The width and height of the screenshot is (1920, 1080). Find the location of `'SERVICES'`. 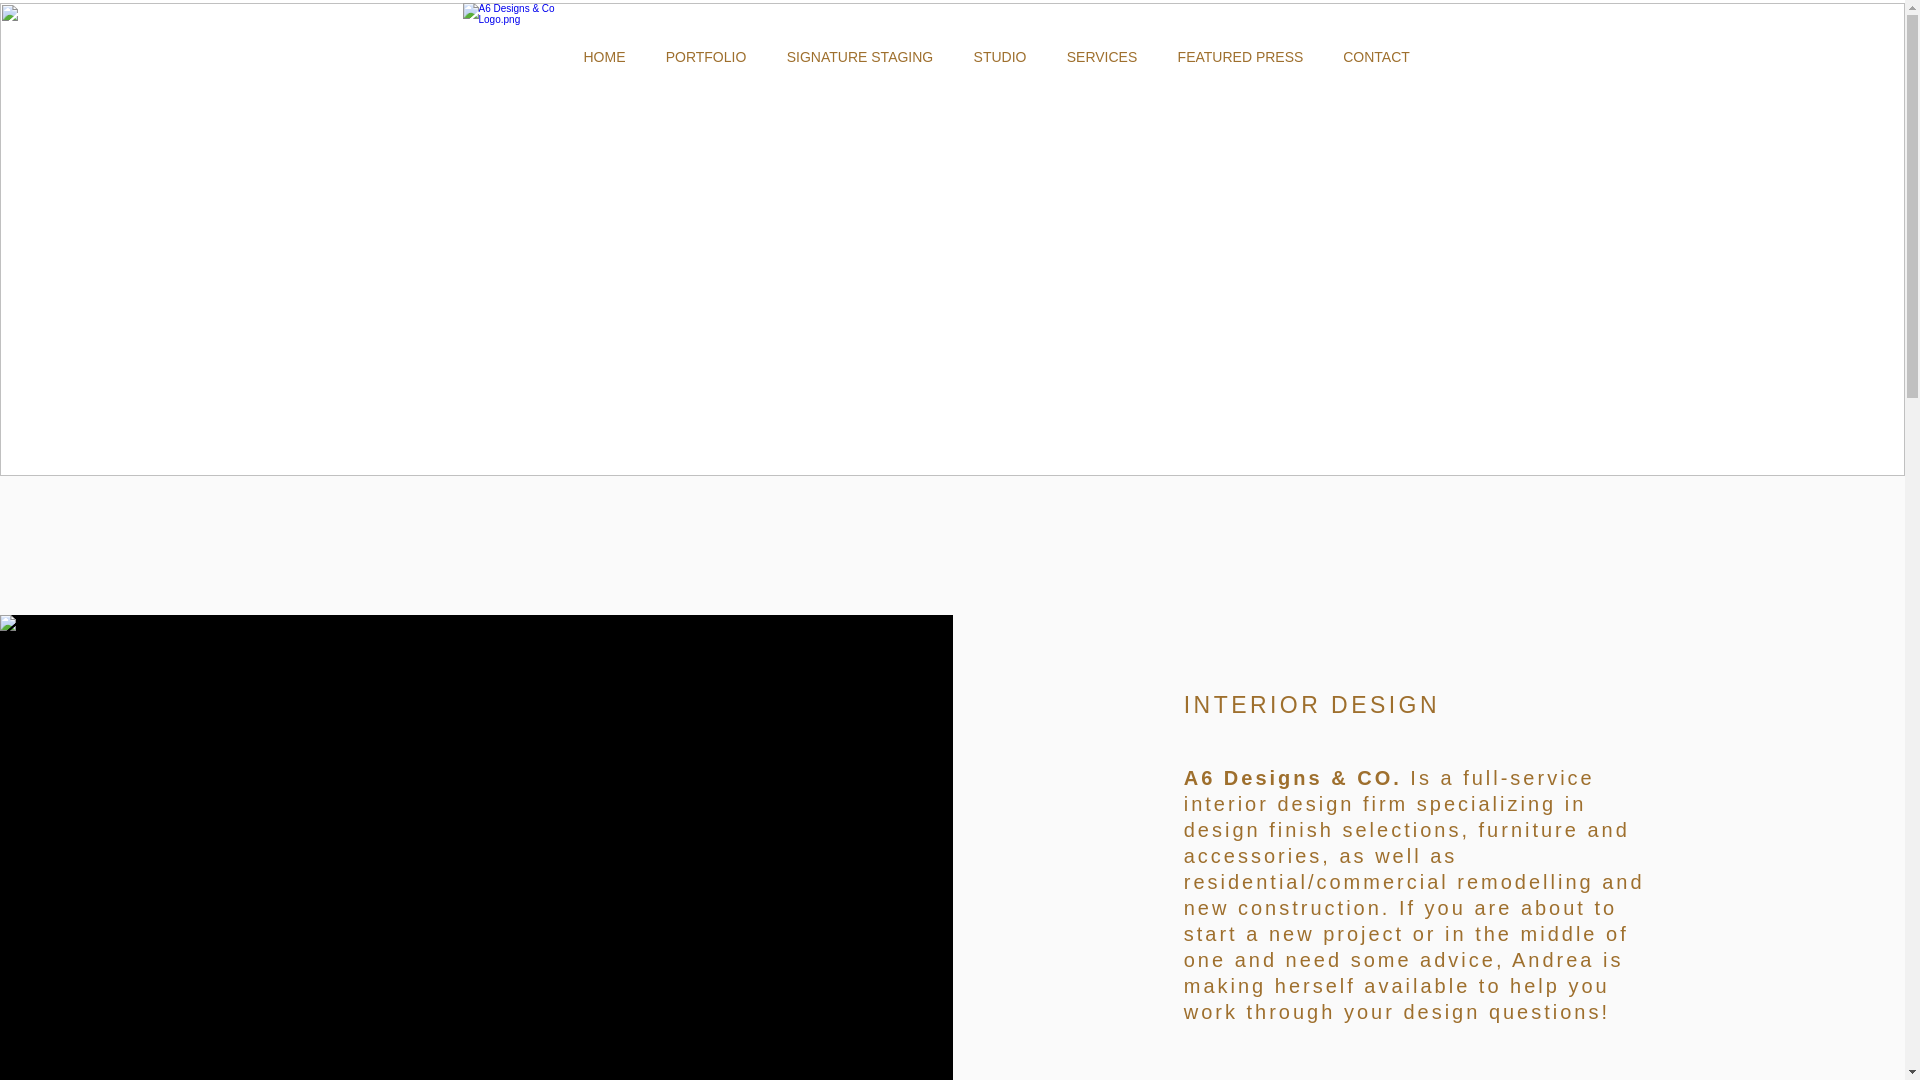

'SERVICES' is located at coordinates (1100, 56).